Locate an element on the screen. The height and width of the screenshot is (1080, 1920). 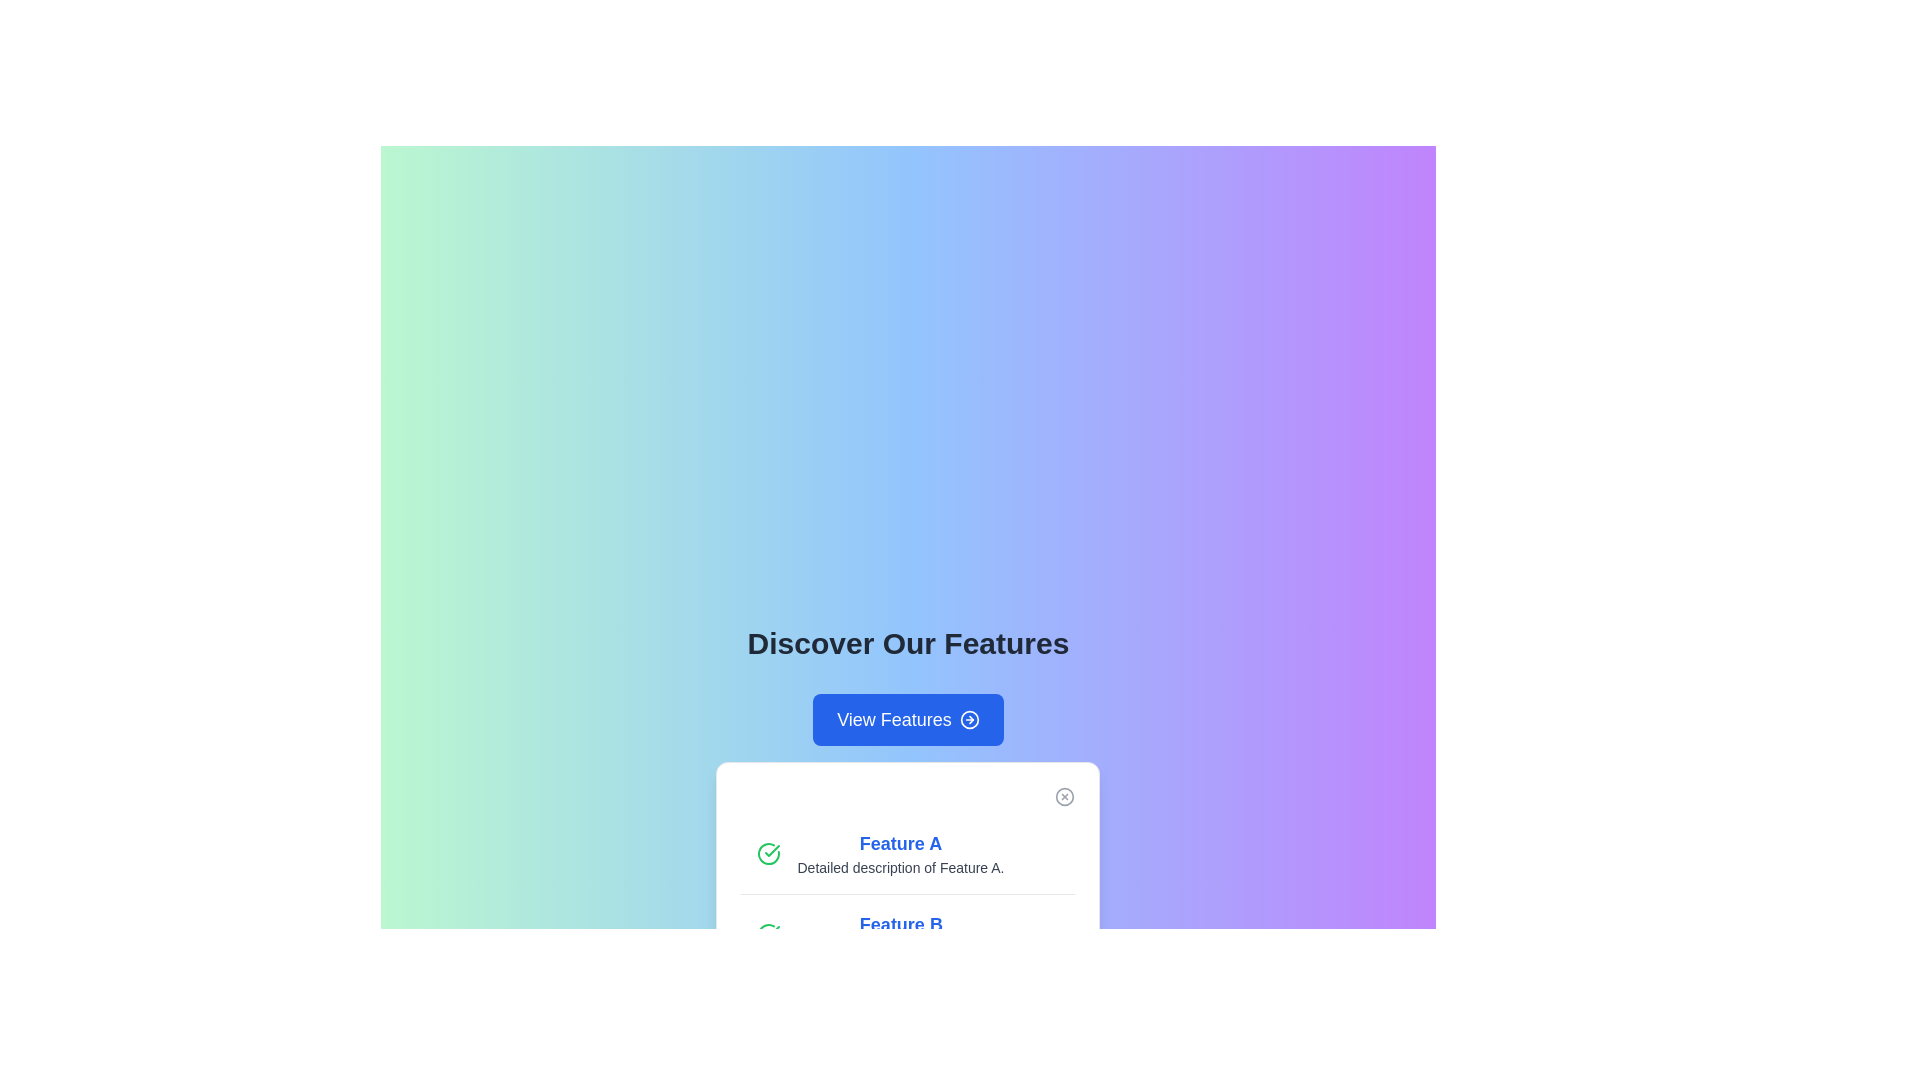
the icon associated with the List entry labeled 'Feature B' located in the modal, which is the second item in the vertically stacked list is located at coordinates (907, 934).